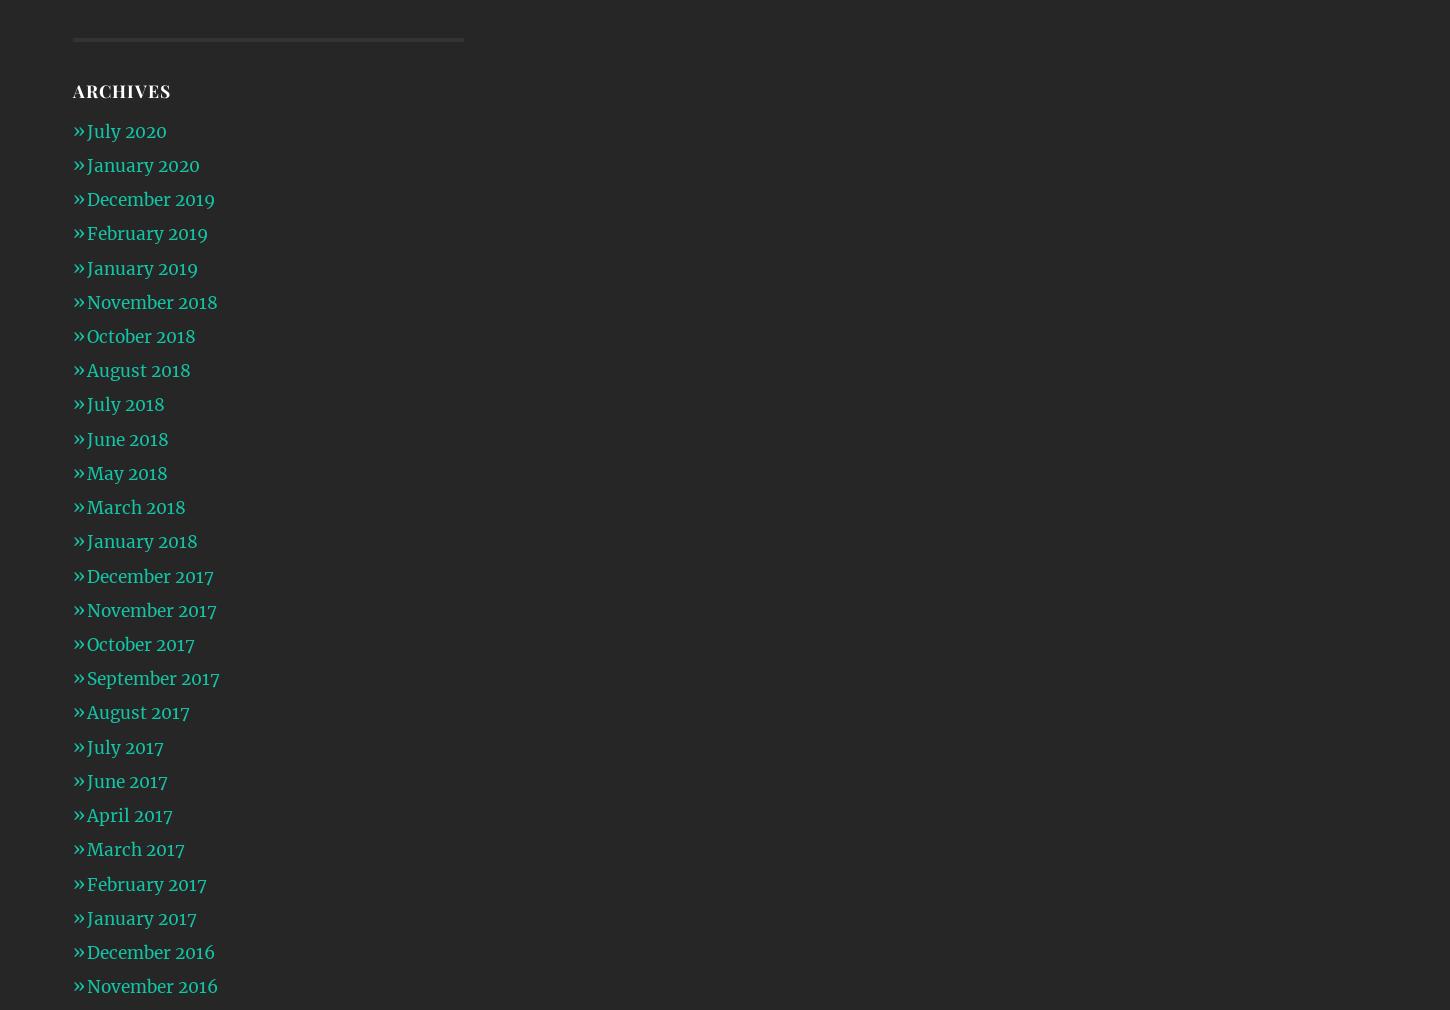  What do you see at coordinates (150, 986) in the screenshot?
I see `'November 2016'` at bounding box center [150, 986].